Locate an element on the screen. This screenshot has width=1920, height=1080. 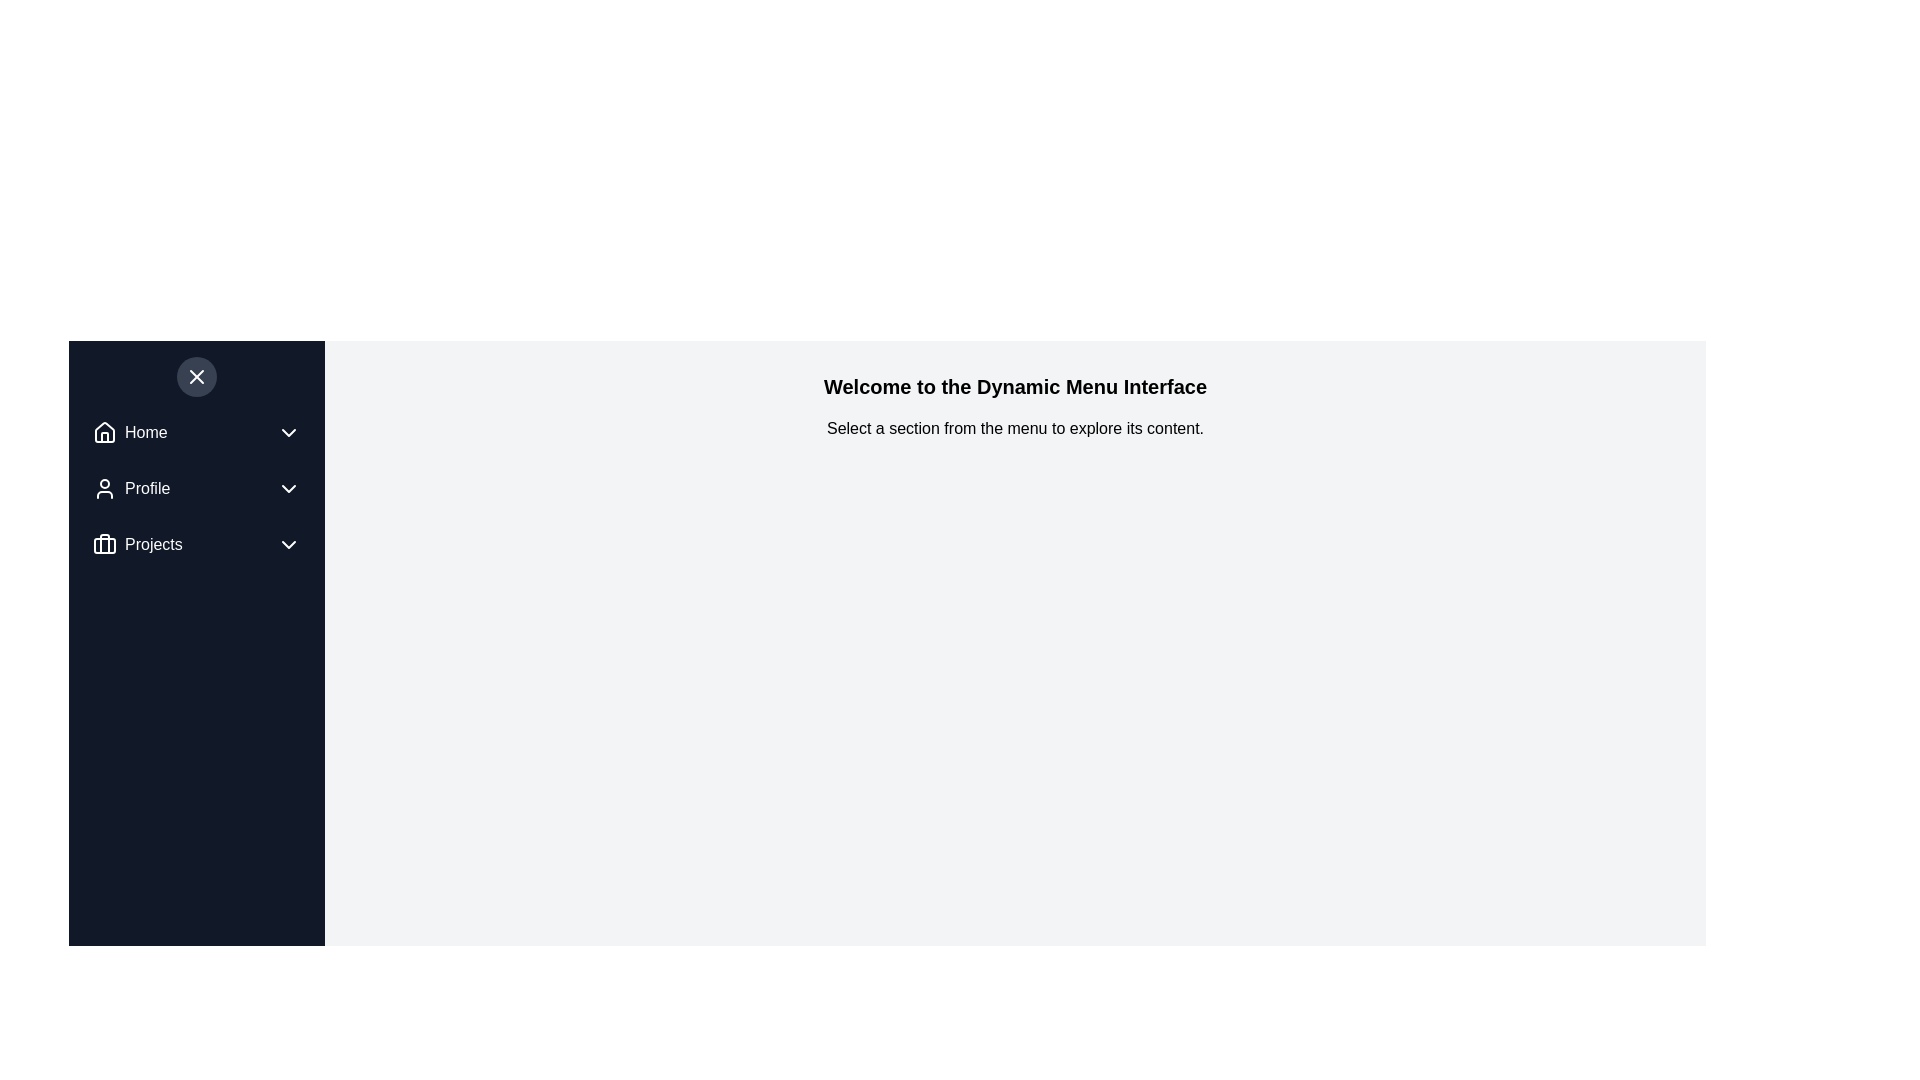
the downward-pointing chevron icon associated with the 'Home' menu item on the vertical navigation bar is located at coordinates (287, 431).